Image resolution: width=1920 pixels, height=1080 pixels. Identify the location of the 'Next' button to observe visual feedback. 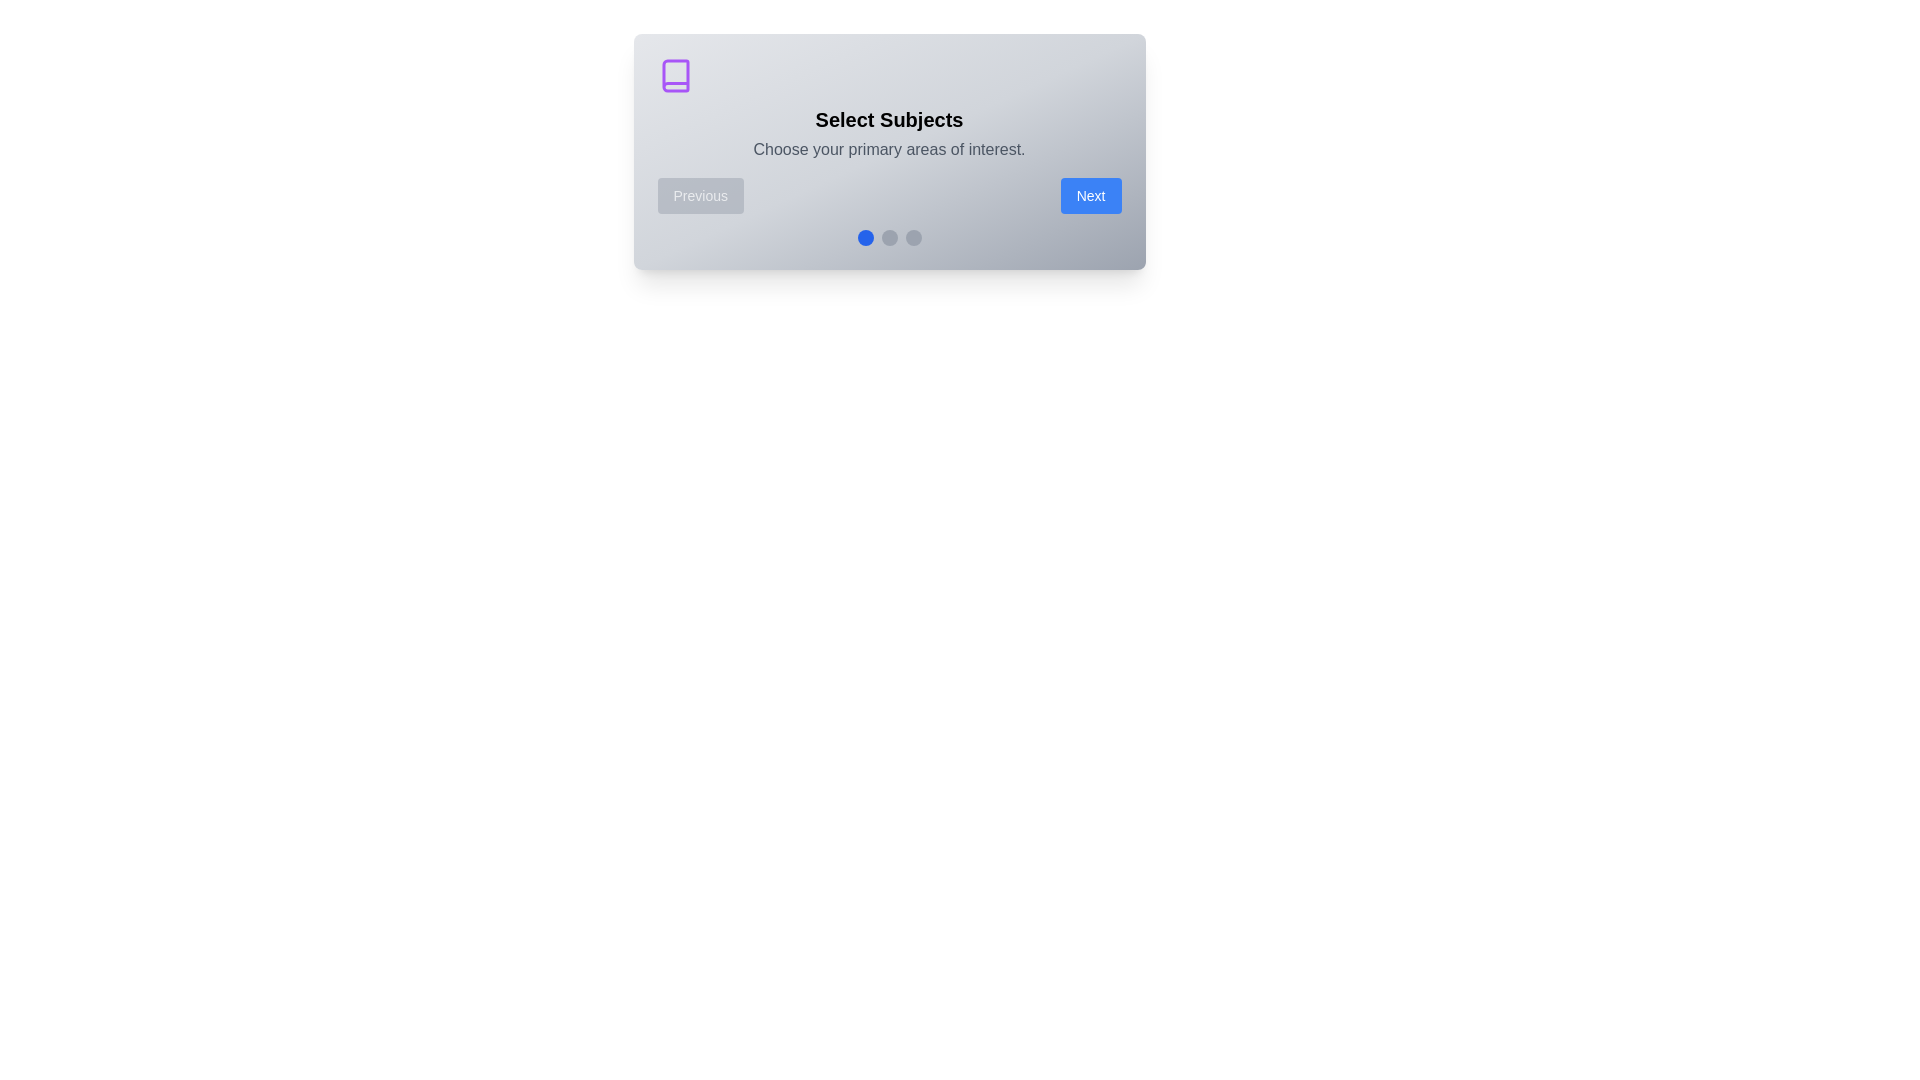
(1089, 196).